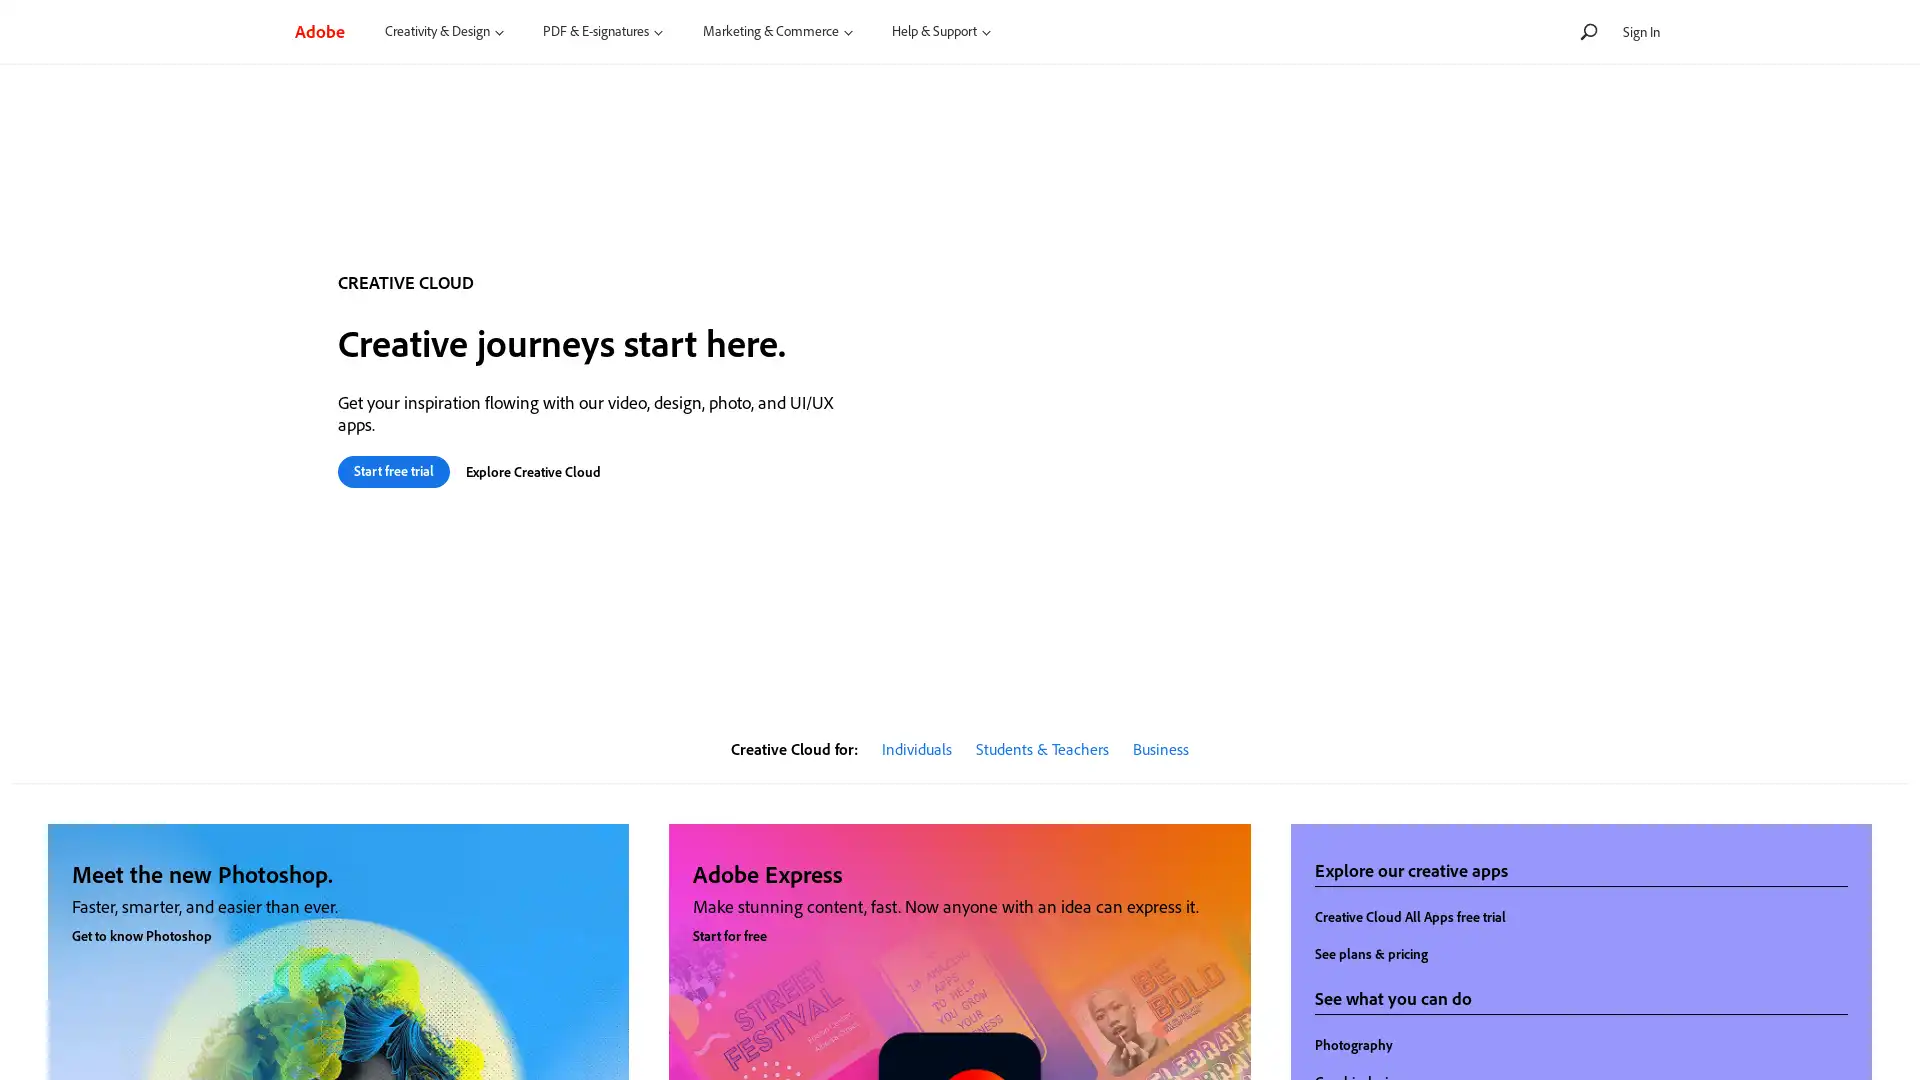 The width and height of the screenshot is (1920, 1080). Describe the element at coordinates (483, 867) in the screenshot. I see `close` at that location.